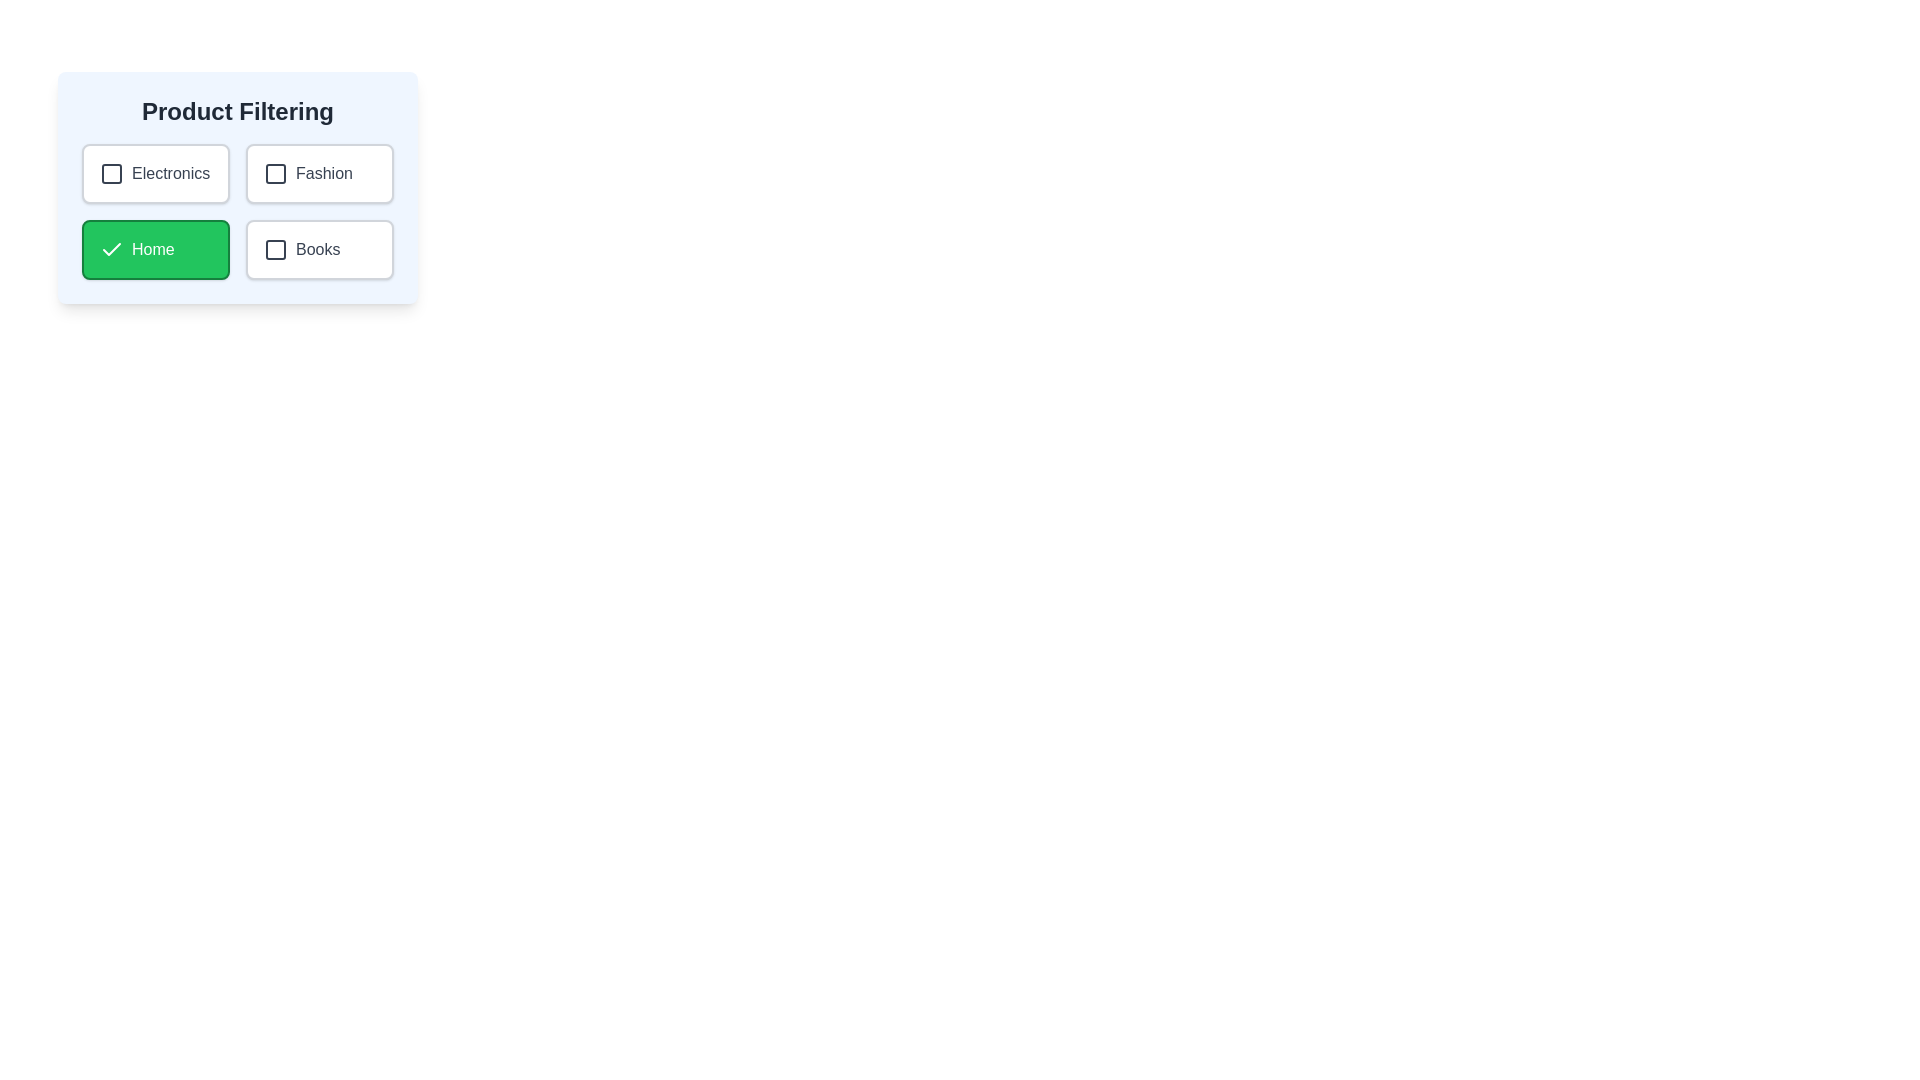  I want to click on the category Books by clicking on its button, so click(320, 249).